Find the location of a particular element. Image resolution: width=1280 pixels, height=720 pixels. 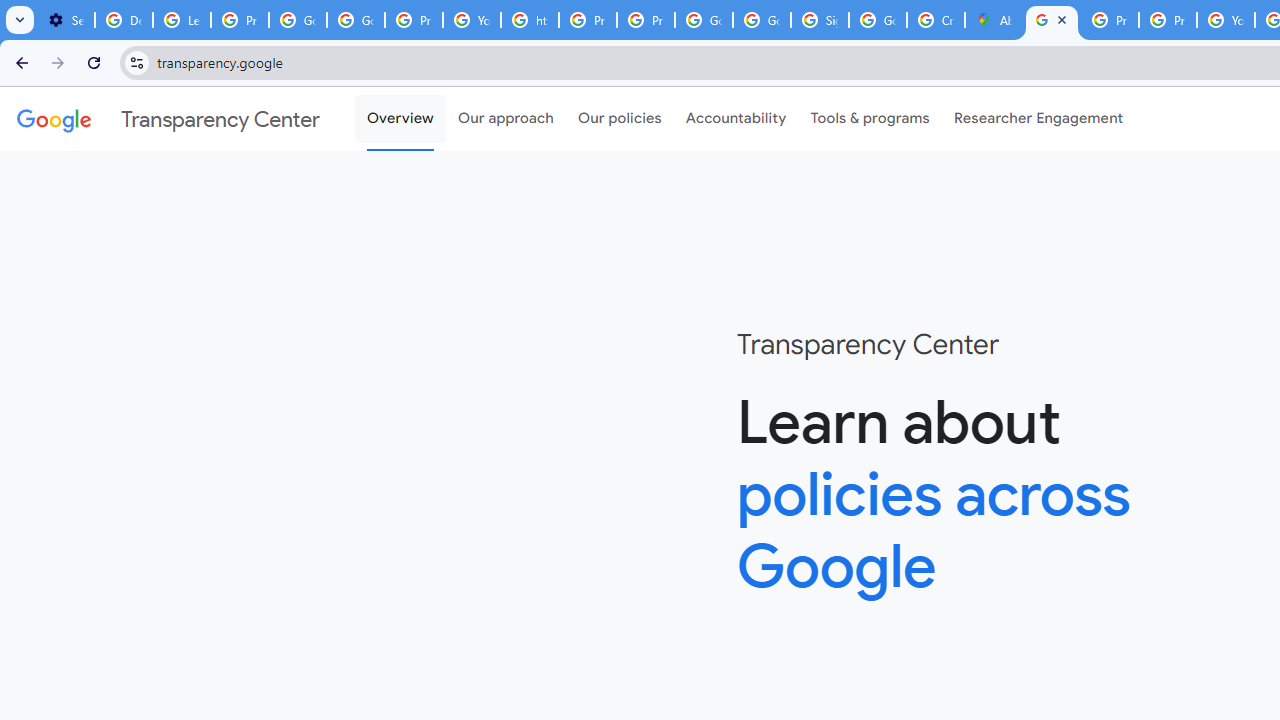

'Privacy Help Center - Policies Help' is located at coordinates (1109, 20).